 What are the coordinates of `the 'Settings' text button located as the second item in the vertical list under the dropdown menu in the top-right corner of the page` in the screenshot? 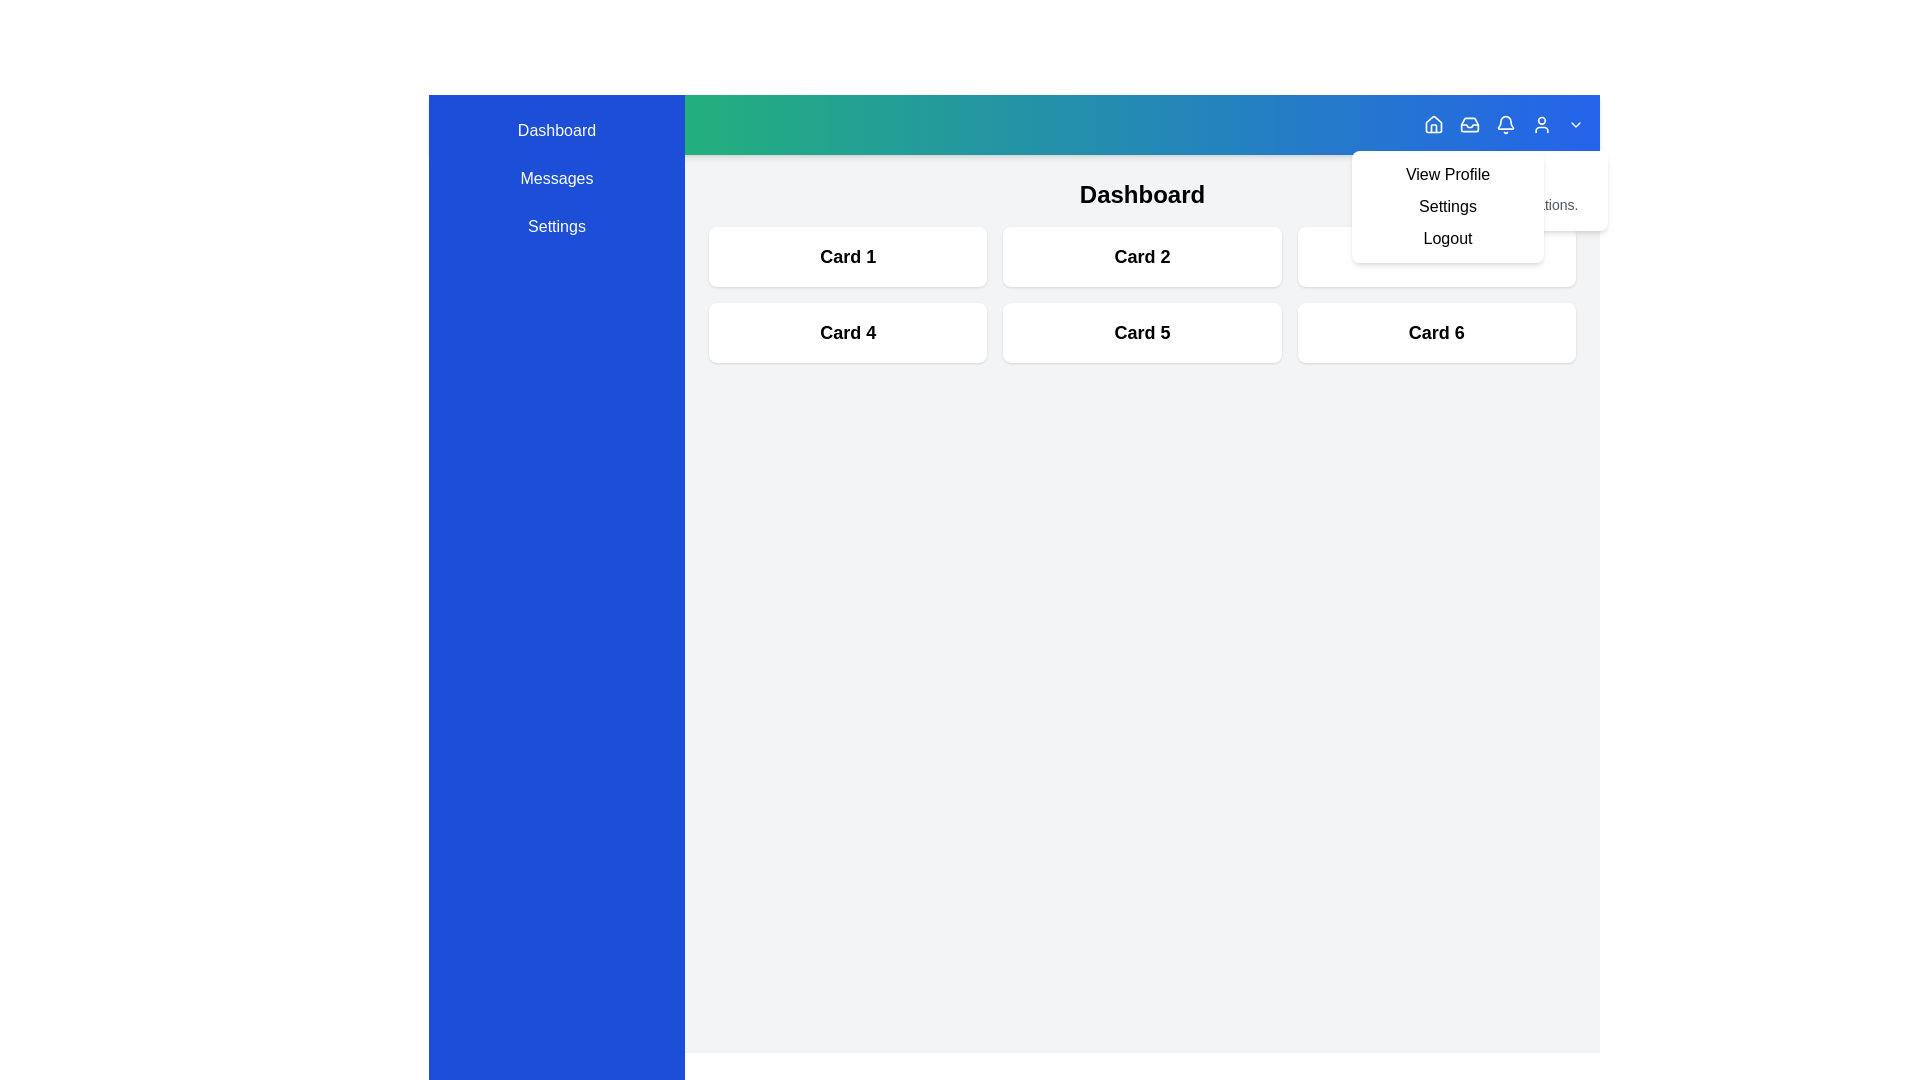 It's located at (1448, 207).